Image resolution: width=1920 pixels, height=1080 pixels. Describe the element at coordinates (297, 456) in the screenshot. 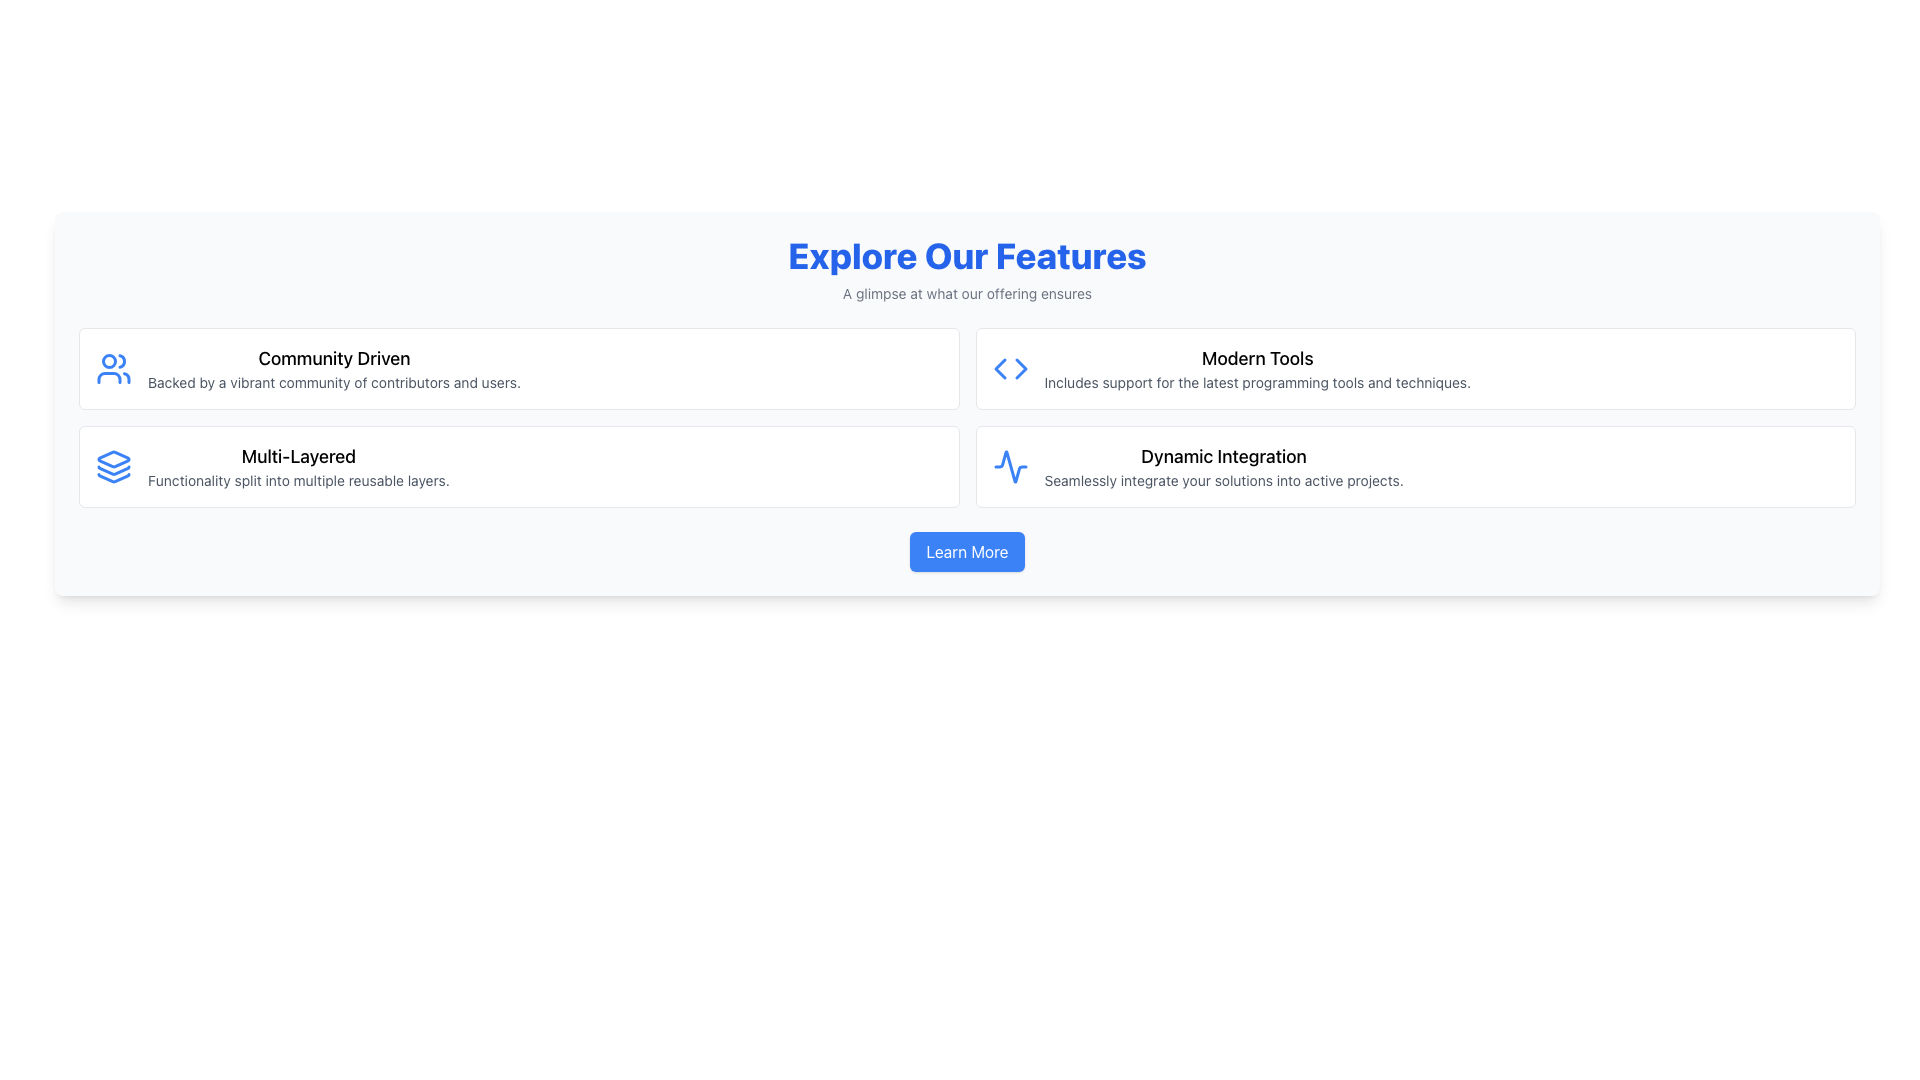

I see `the 'Multi-Layered' text label, which serves as a title for the information block describing its features, located below 'Community Driven' and to the left of 'Modern Tools'` at that location.